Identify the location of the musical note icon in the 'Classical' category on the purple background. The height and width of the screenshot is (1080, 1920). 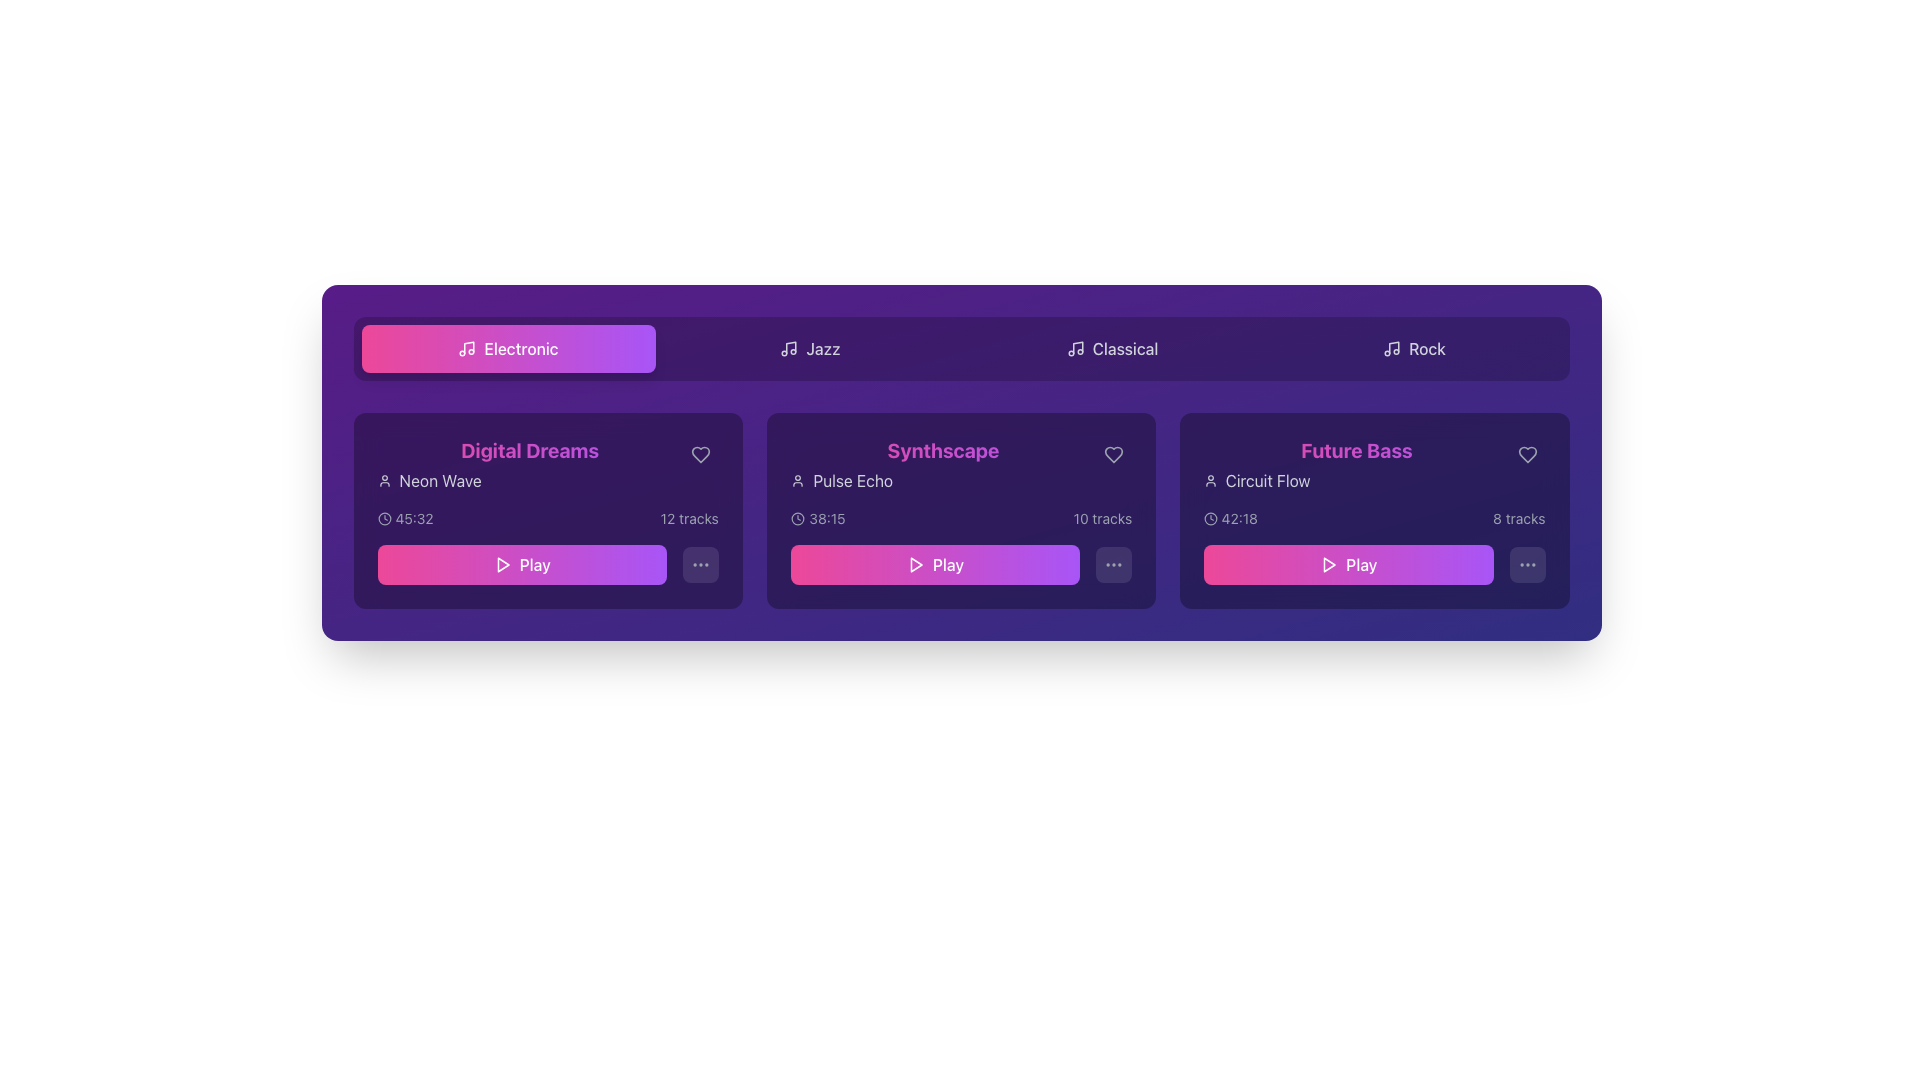
(1074, 347).